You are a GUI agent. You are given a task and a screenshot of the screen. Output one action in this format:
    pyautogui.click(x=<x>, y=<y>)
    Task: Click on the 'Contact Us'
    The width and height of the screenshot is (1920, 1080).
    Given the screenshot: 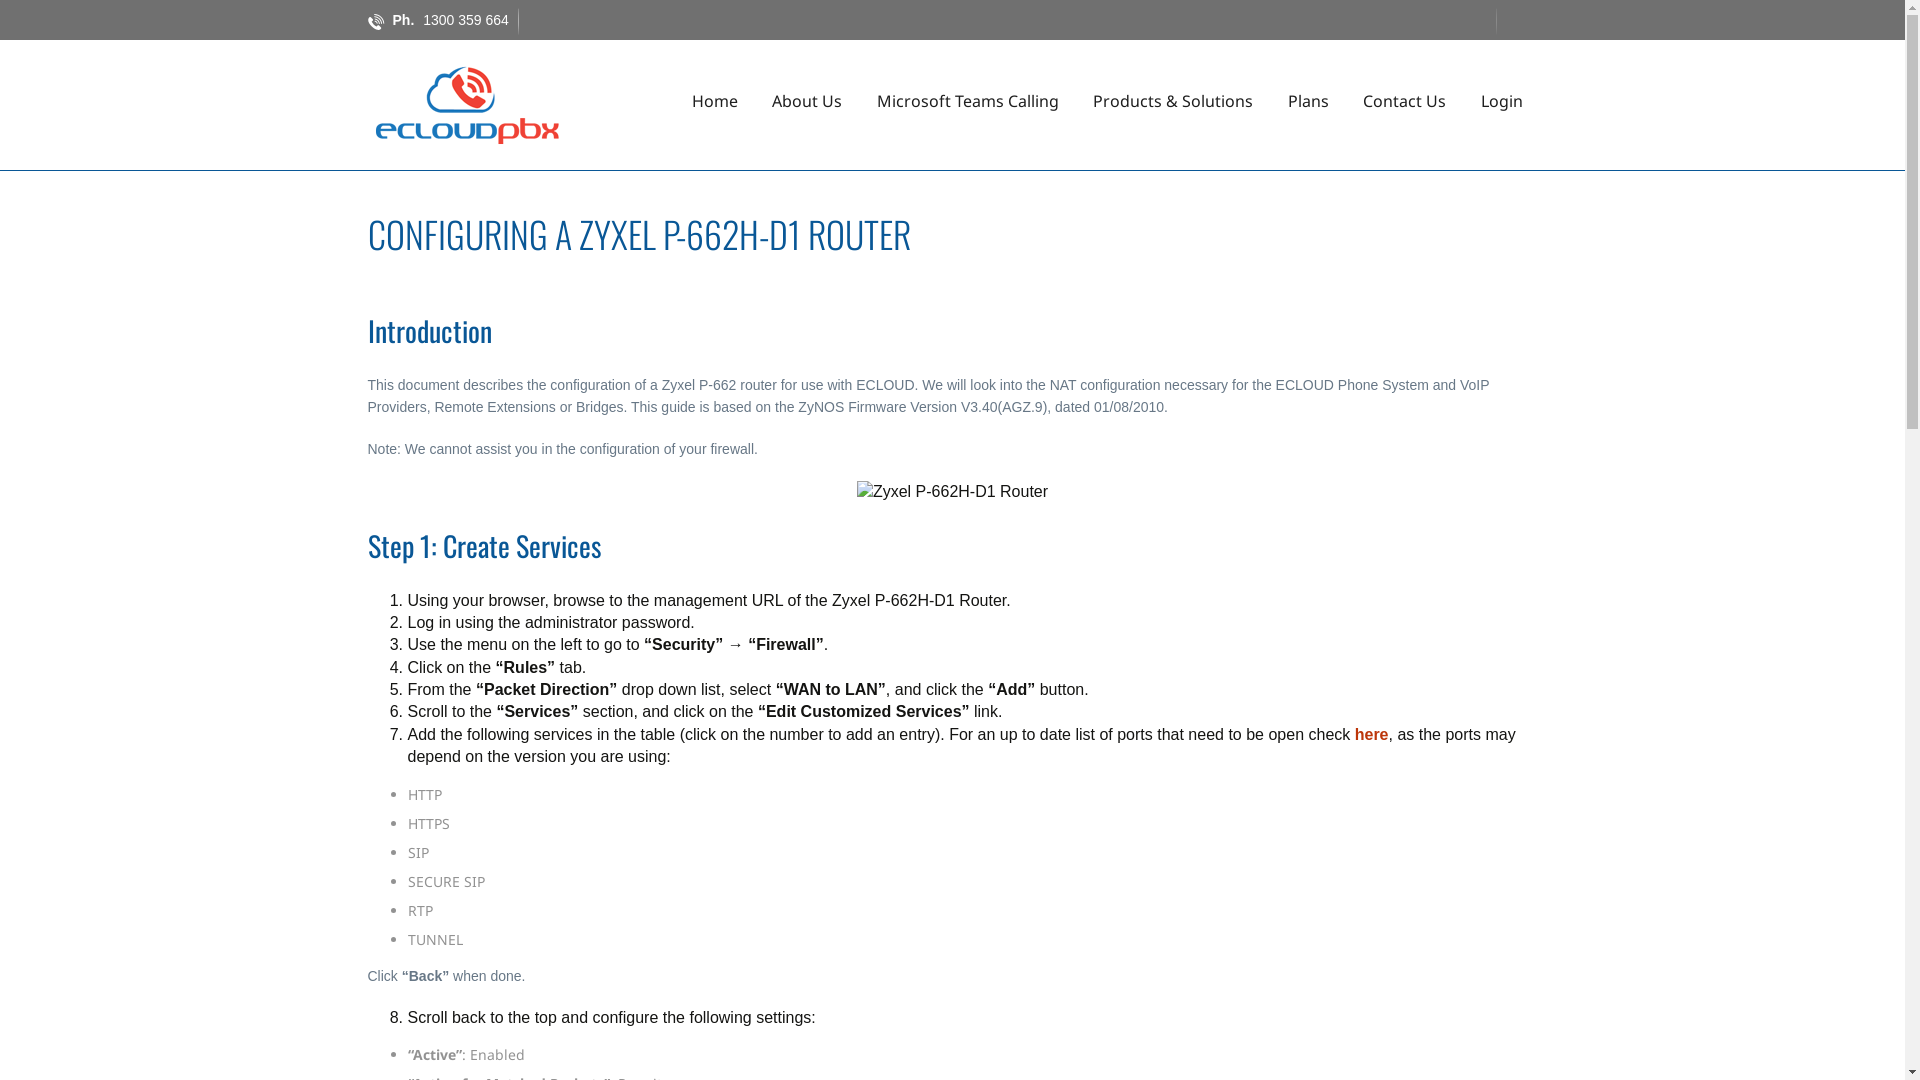 What is the action you would take?
    pyautogui.click(x=1403, y=100)
    